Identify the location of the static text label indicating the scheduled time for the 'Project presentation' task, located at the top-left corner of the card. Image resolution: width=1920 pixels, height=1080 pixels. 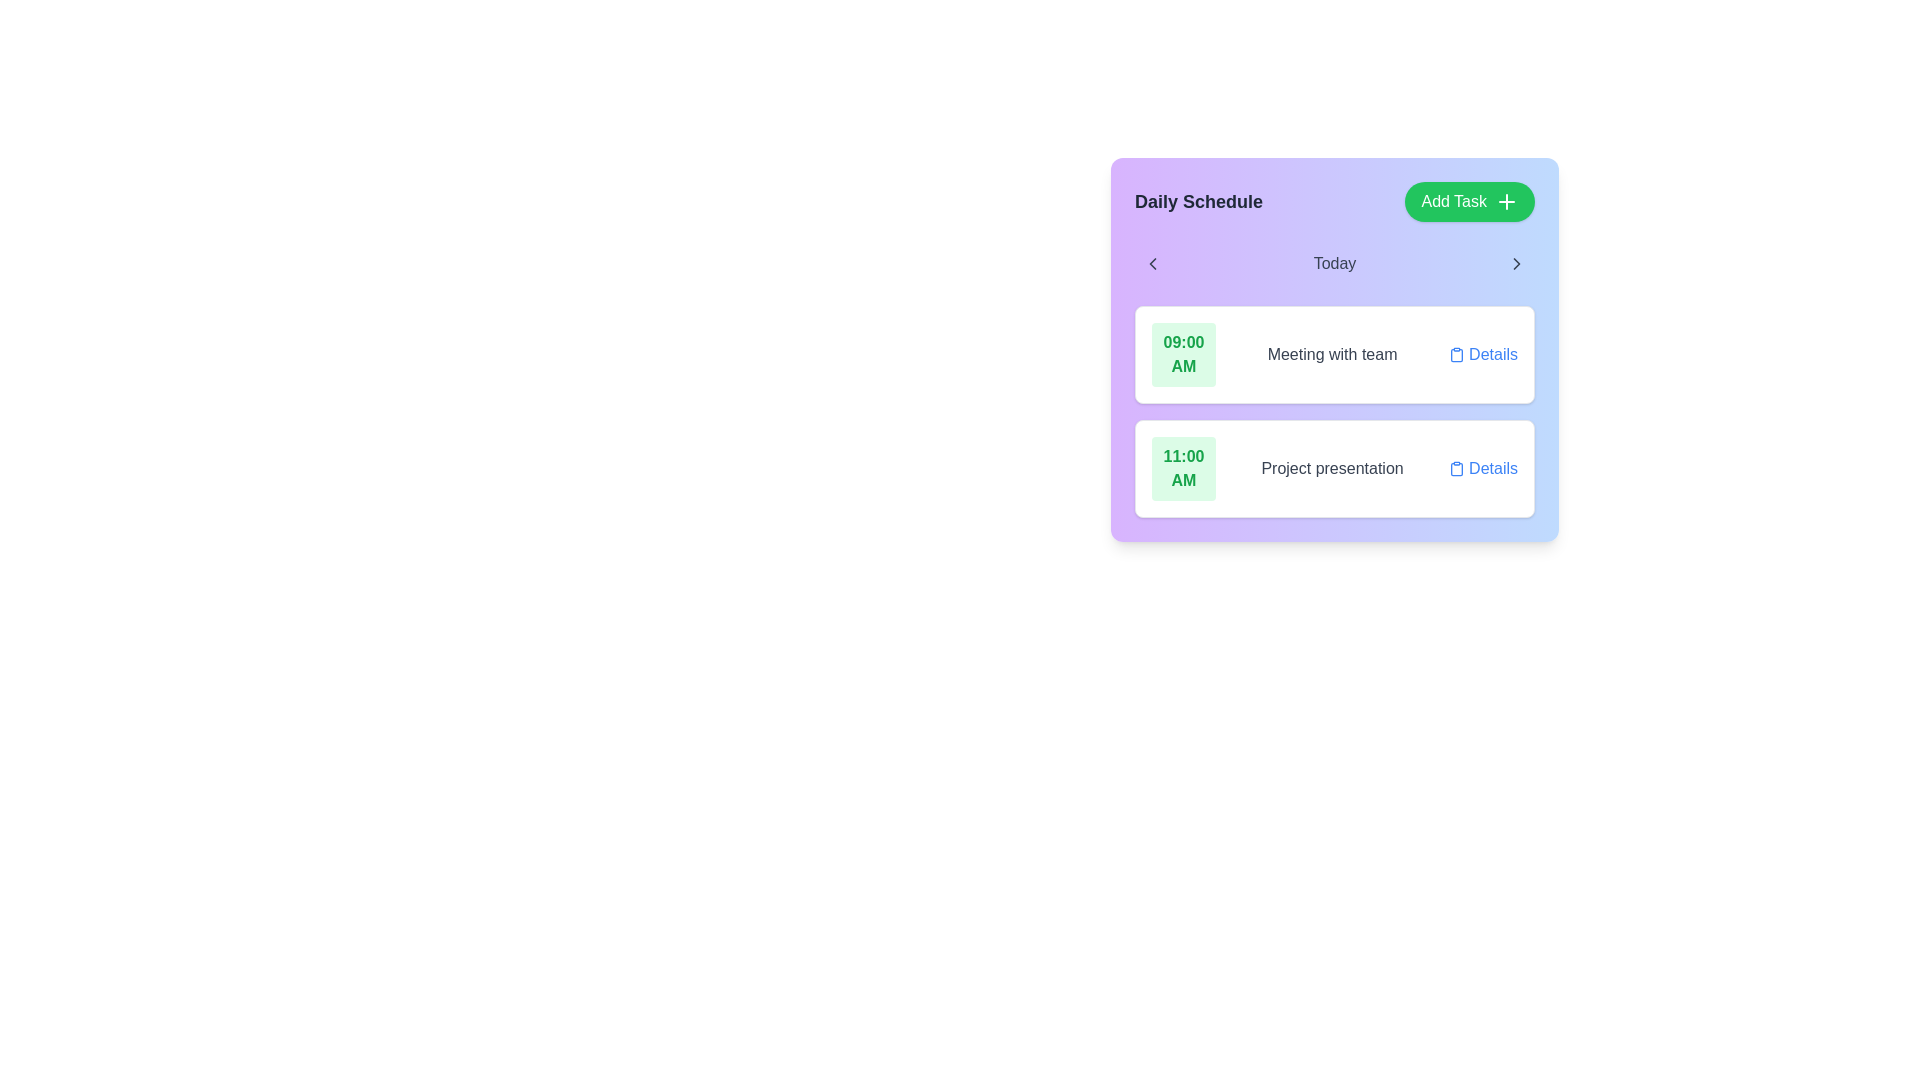
(1184, 469).